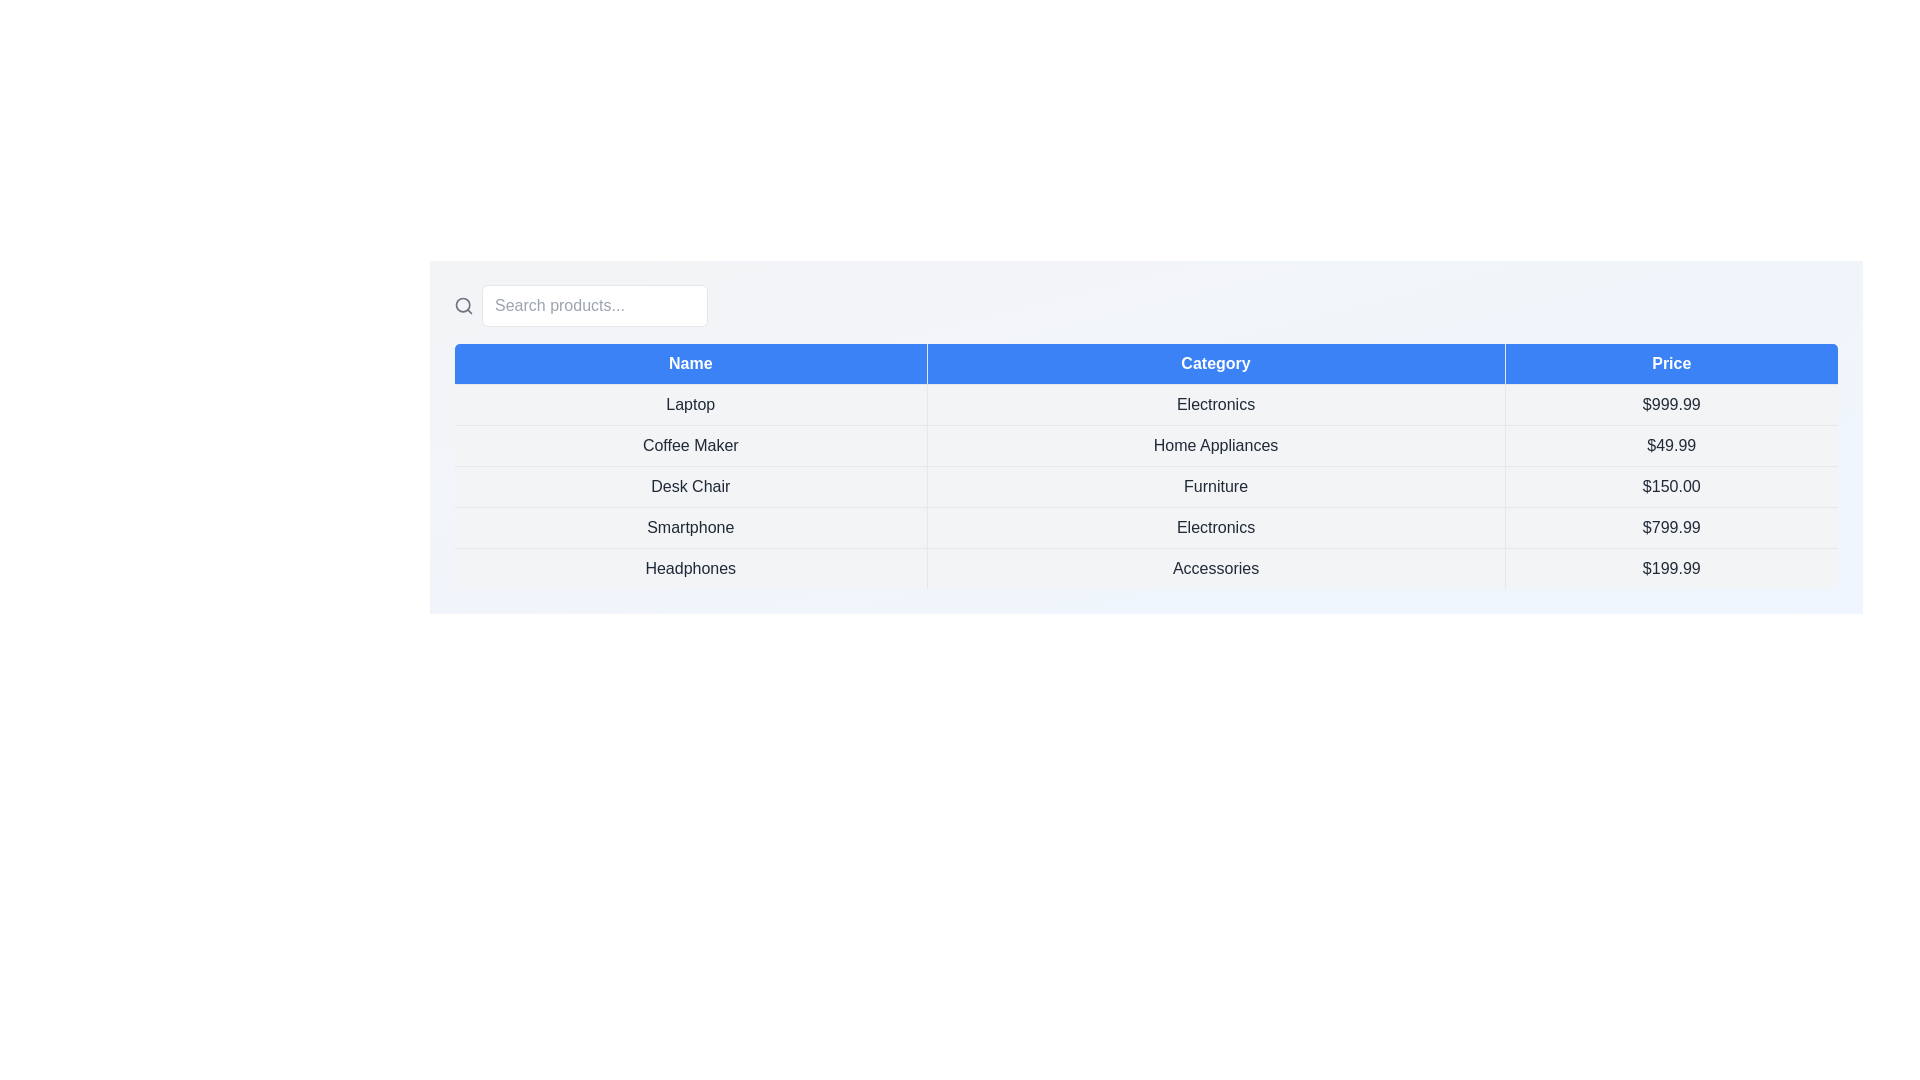  Describe the element at coordinates (1215, 363) in the screenshot. I see `the Text Label that serves as a column header between the 'Name' and 'Price' columns in the table to potentially see tooltips` at that location.